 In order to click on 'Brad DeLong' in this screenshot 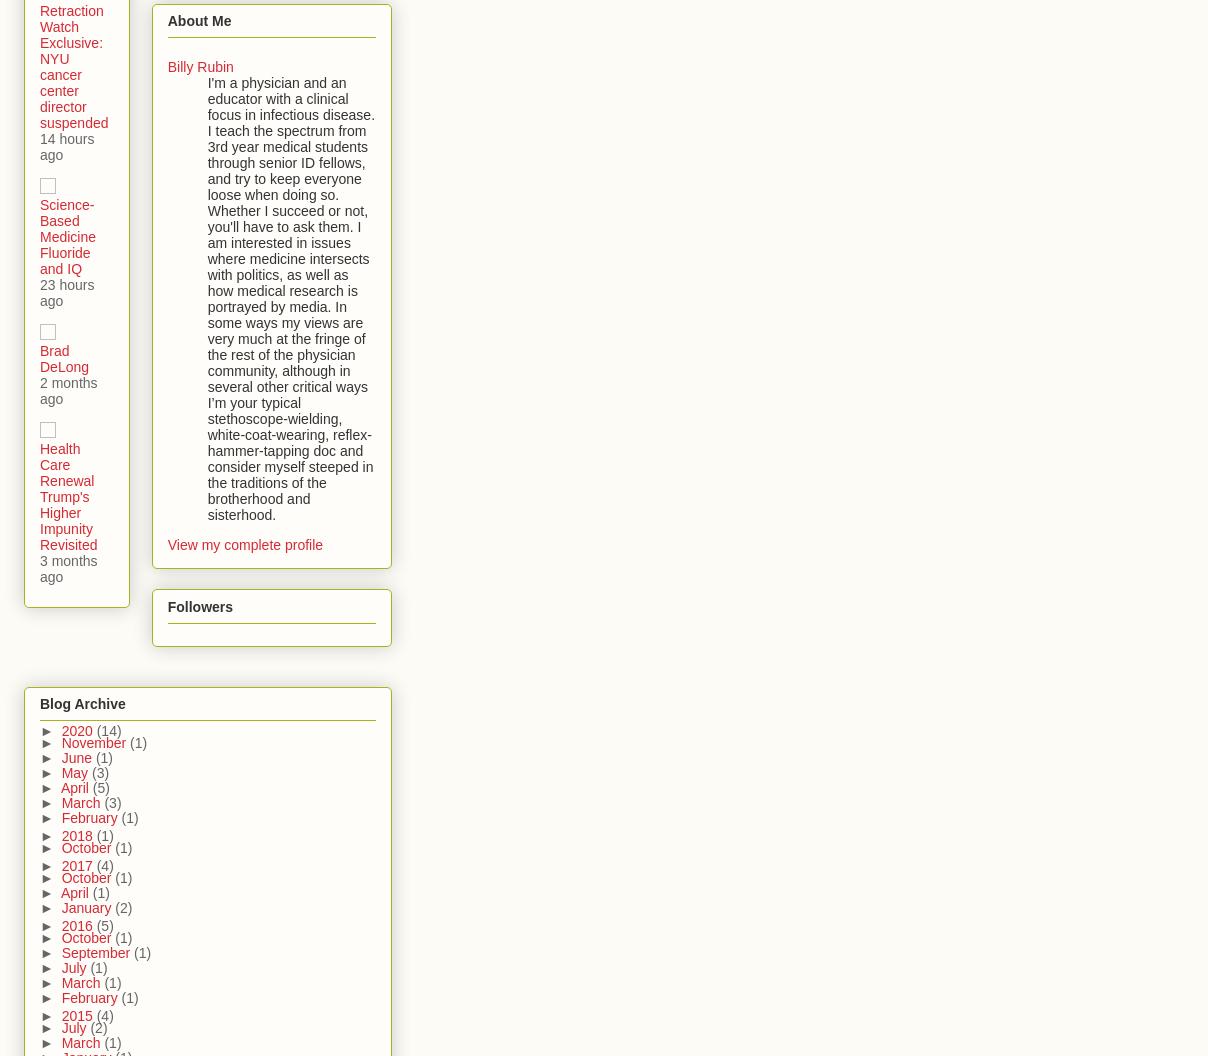, I will do `click(63, 356)`.